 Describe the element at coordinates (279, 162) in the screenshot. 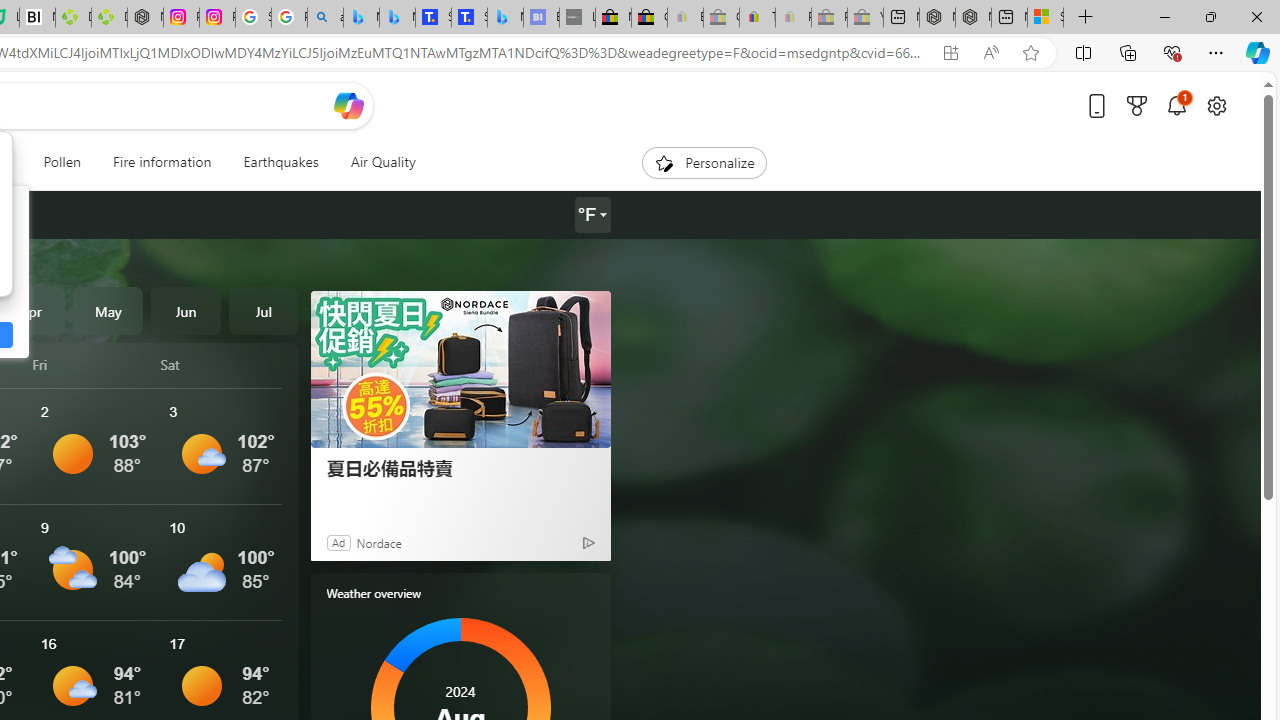

I see `'Earthquakes'` at that location.